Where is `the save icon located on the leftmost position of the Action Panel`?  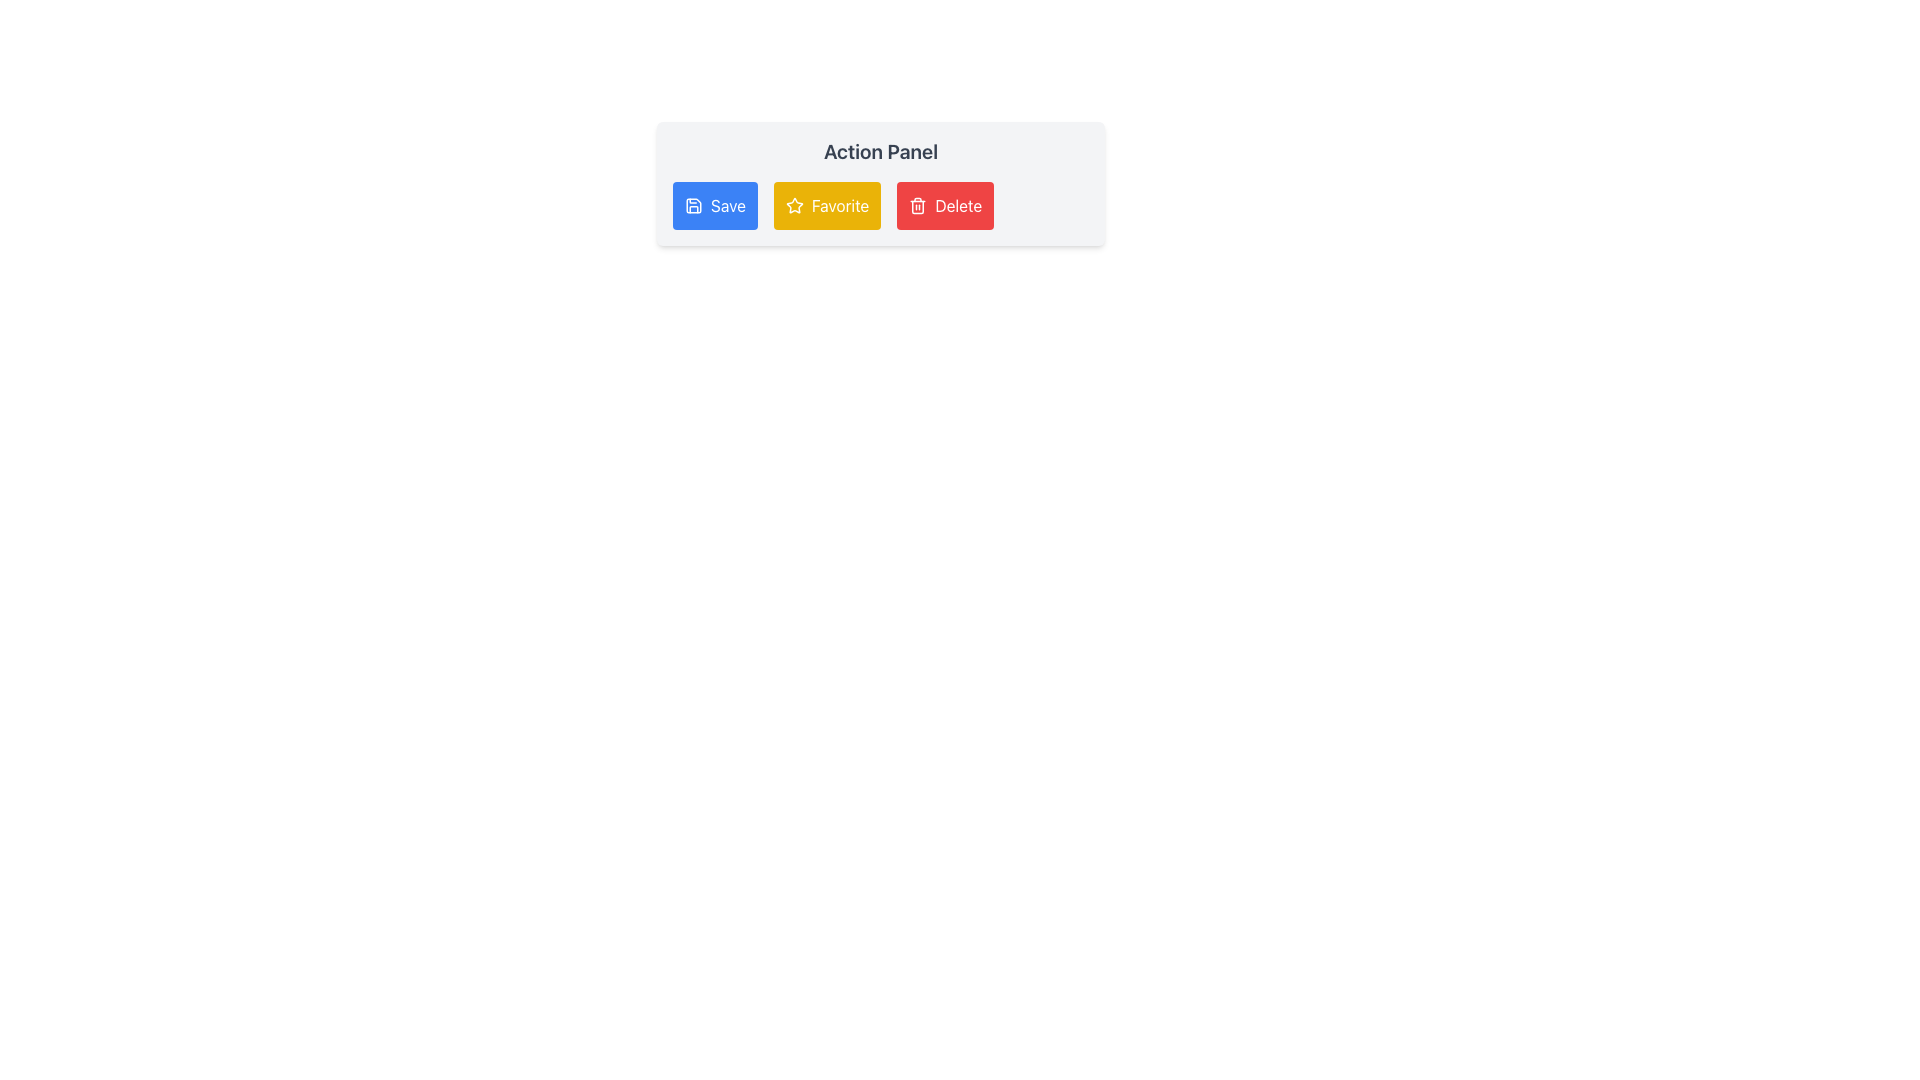
the save icon located on the leftmost position of the Action Panel is located at coordinates (694, 205).